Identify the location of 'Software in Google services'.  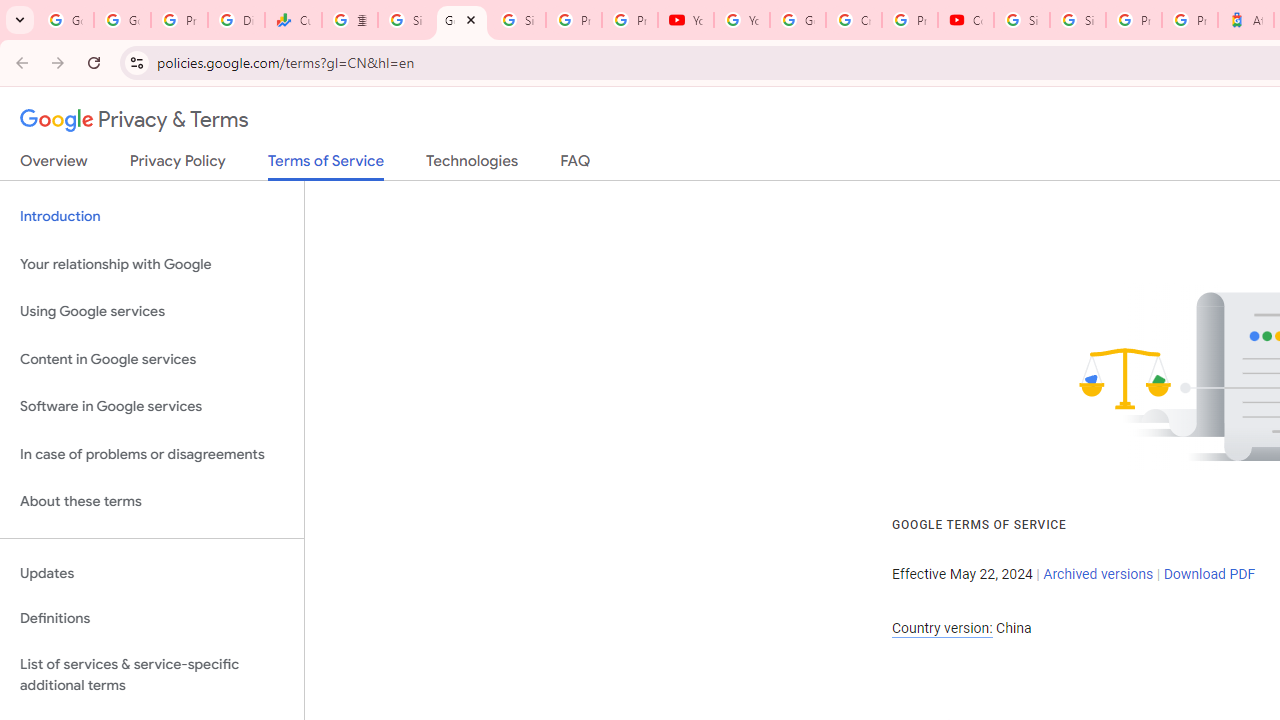
(151, 406).